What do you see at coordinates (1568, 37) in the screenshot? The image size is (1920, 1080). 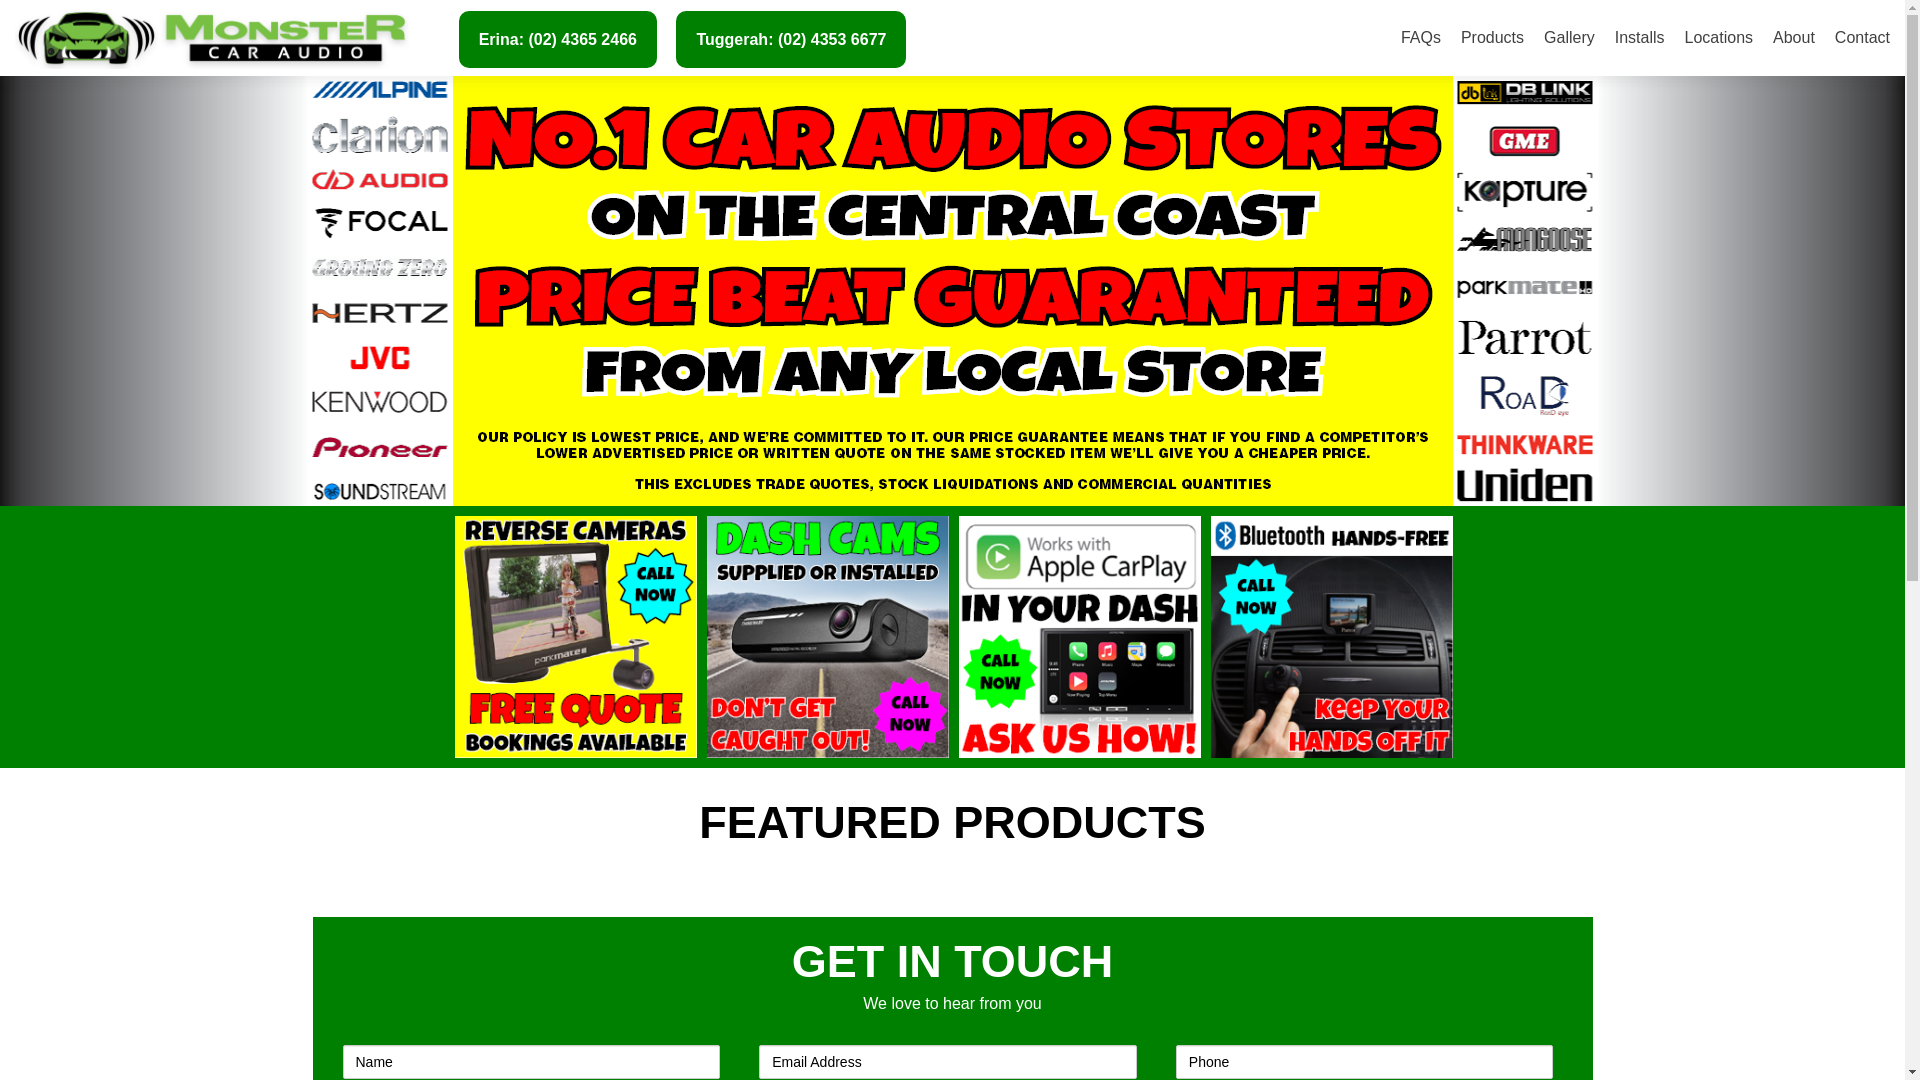 I see `'Gallery'` at bounding box center [1568, 37].